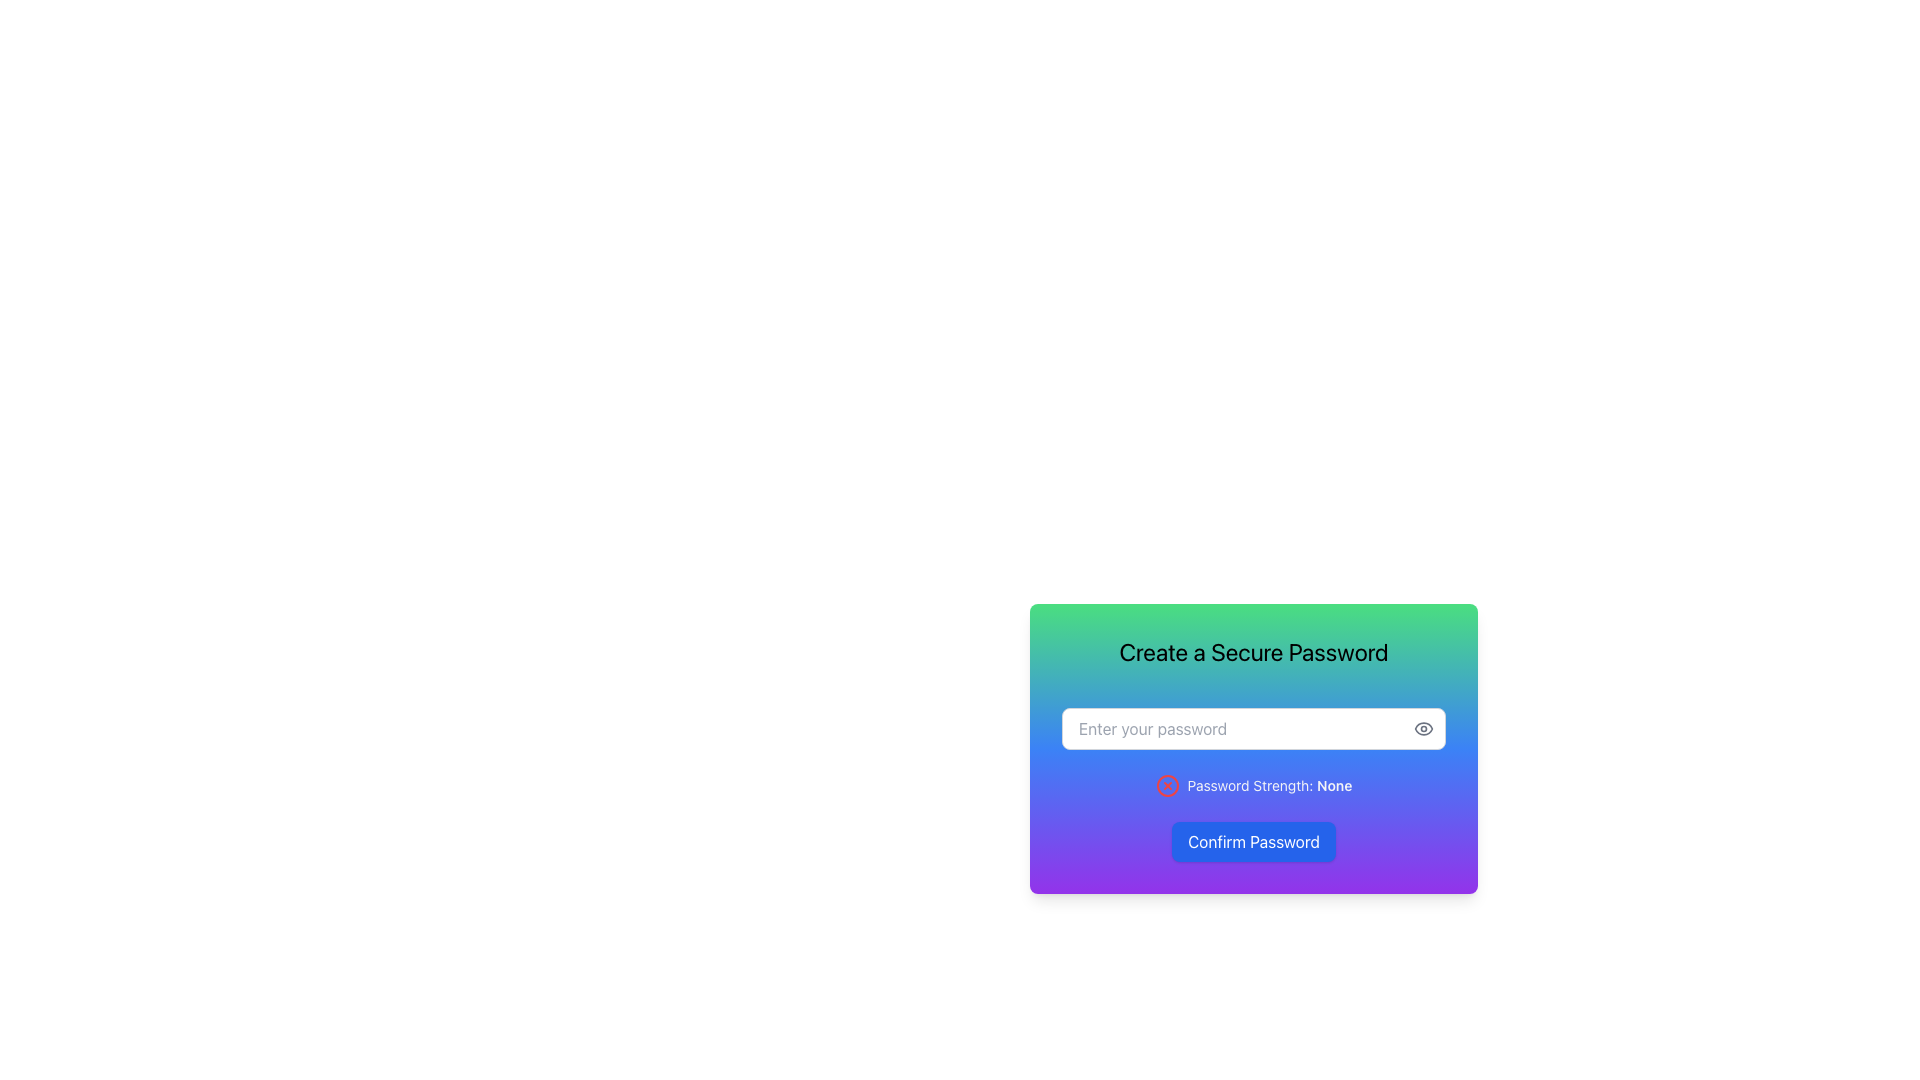 Image resolution: width=1920 pixels, height=1080 pixels. Describe the element at coordinates (1423, 729) in the screenshot. I see `the SVG Icon located on the right-hand side of the password input field` at that location.